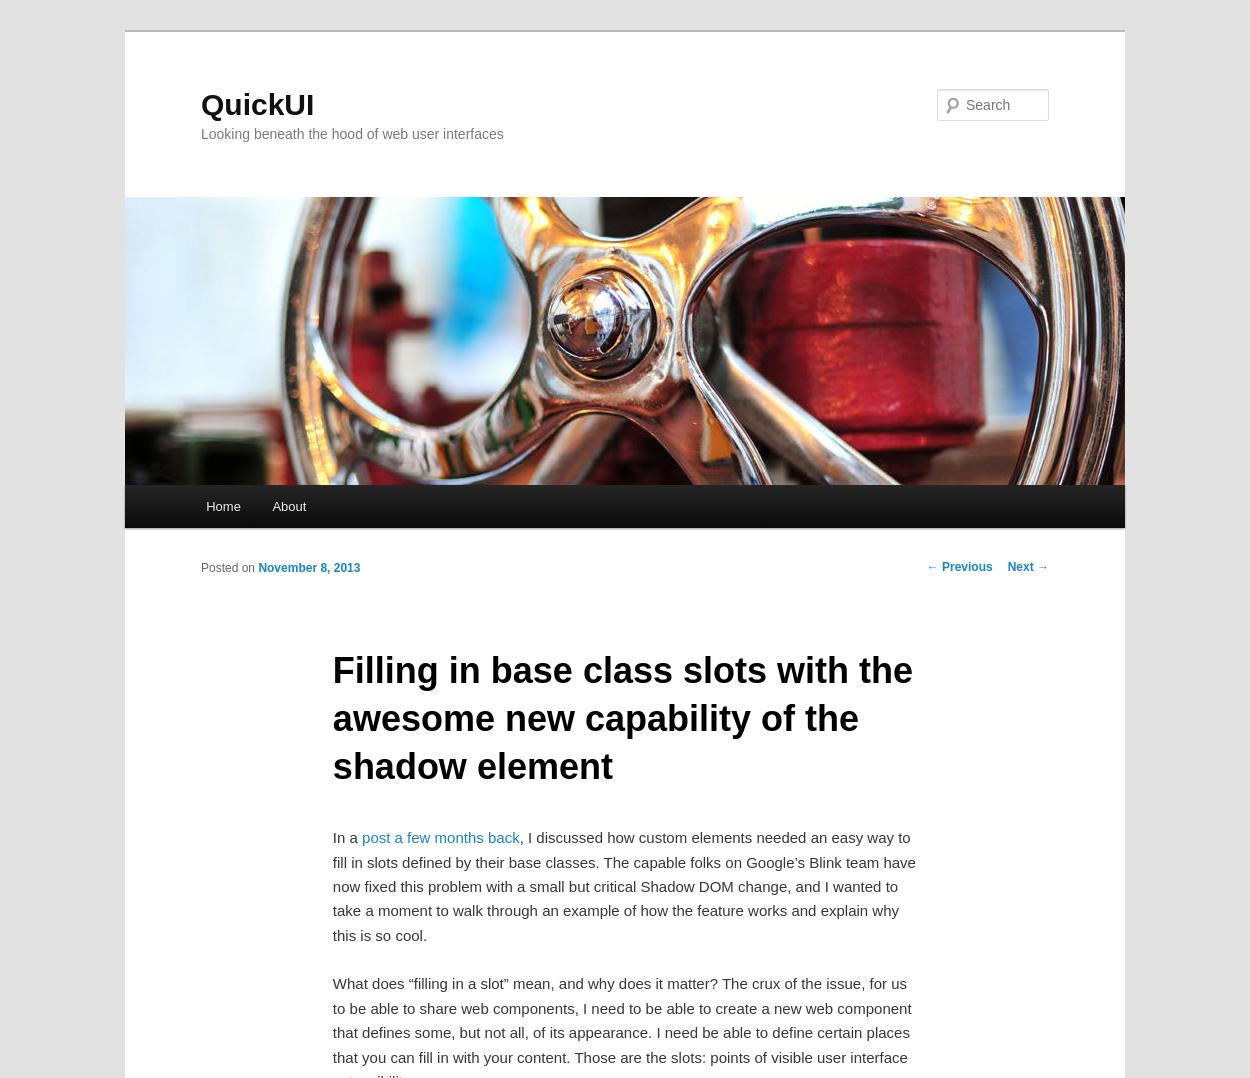  Describe the element at coordinates (228, 566) in the screenshot. I see `'Posted on'` at that location.